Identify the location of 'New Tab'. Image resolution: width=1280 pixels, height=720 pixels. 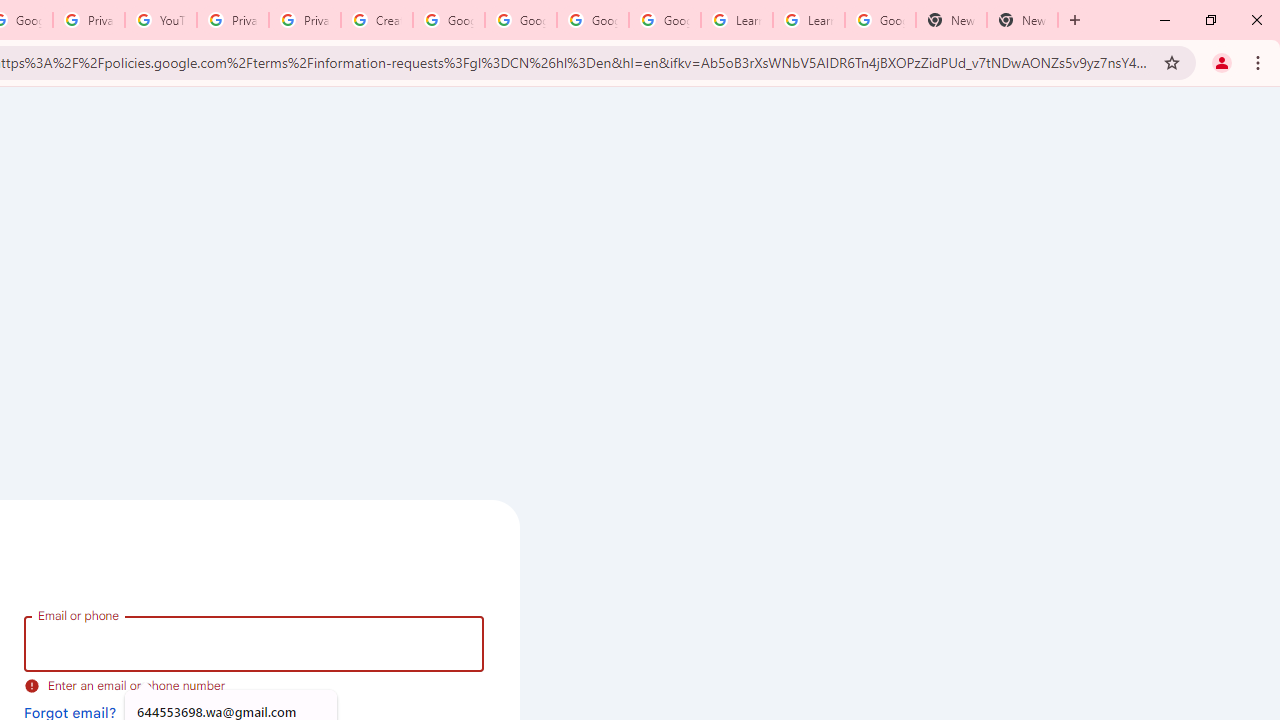
(950, 20).